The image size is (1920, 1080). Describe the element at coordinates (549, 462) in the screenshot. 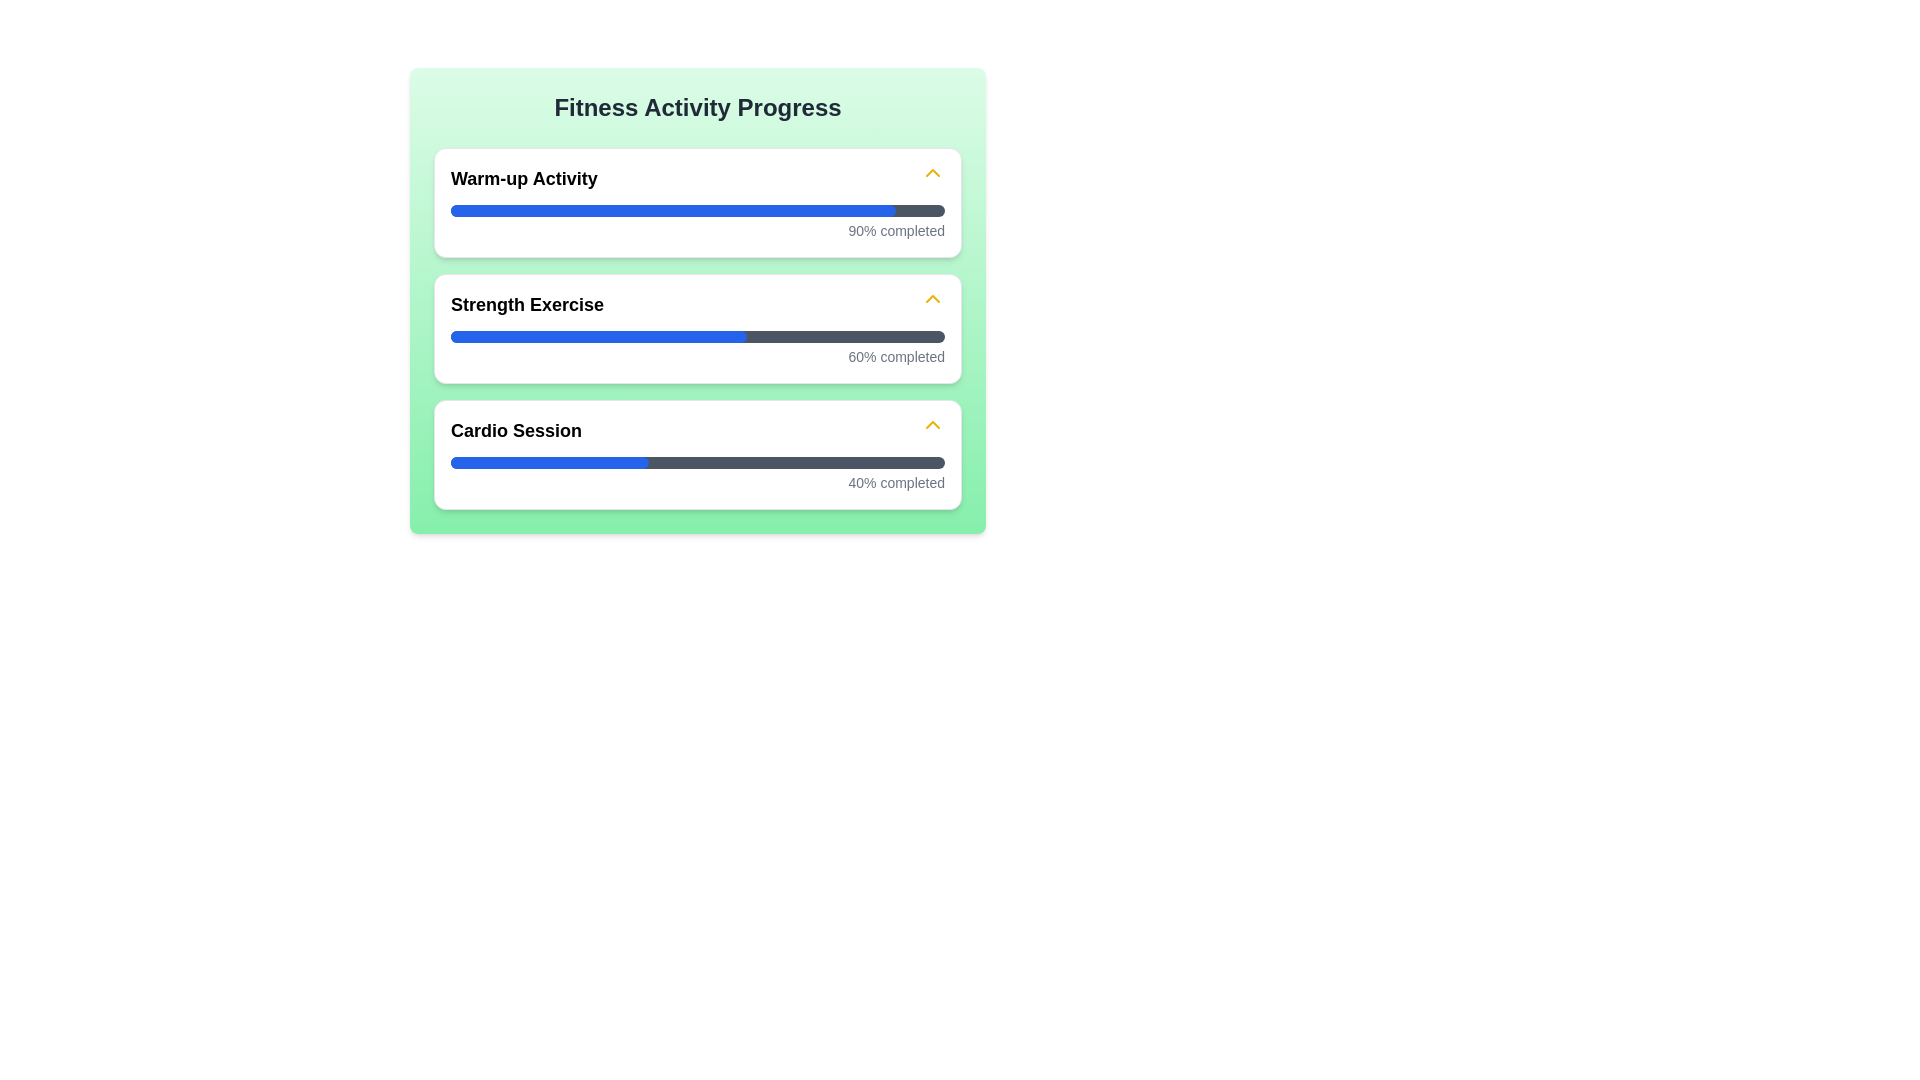

I see `the light blue progress bar at the bottom of the 'Cardio Session' section, which is filled to approximately 40% of its length` at that location.